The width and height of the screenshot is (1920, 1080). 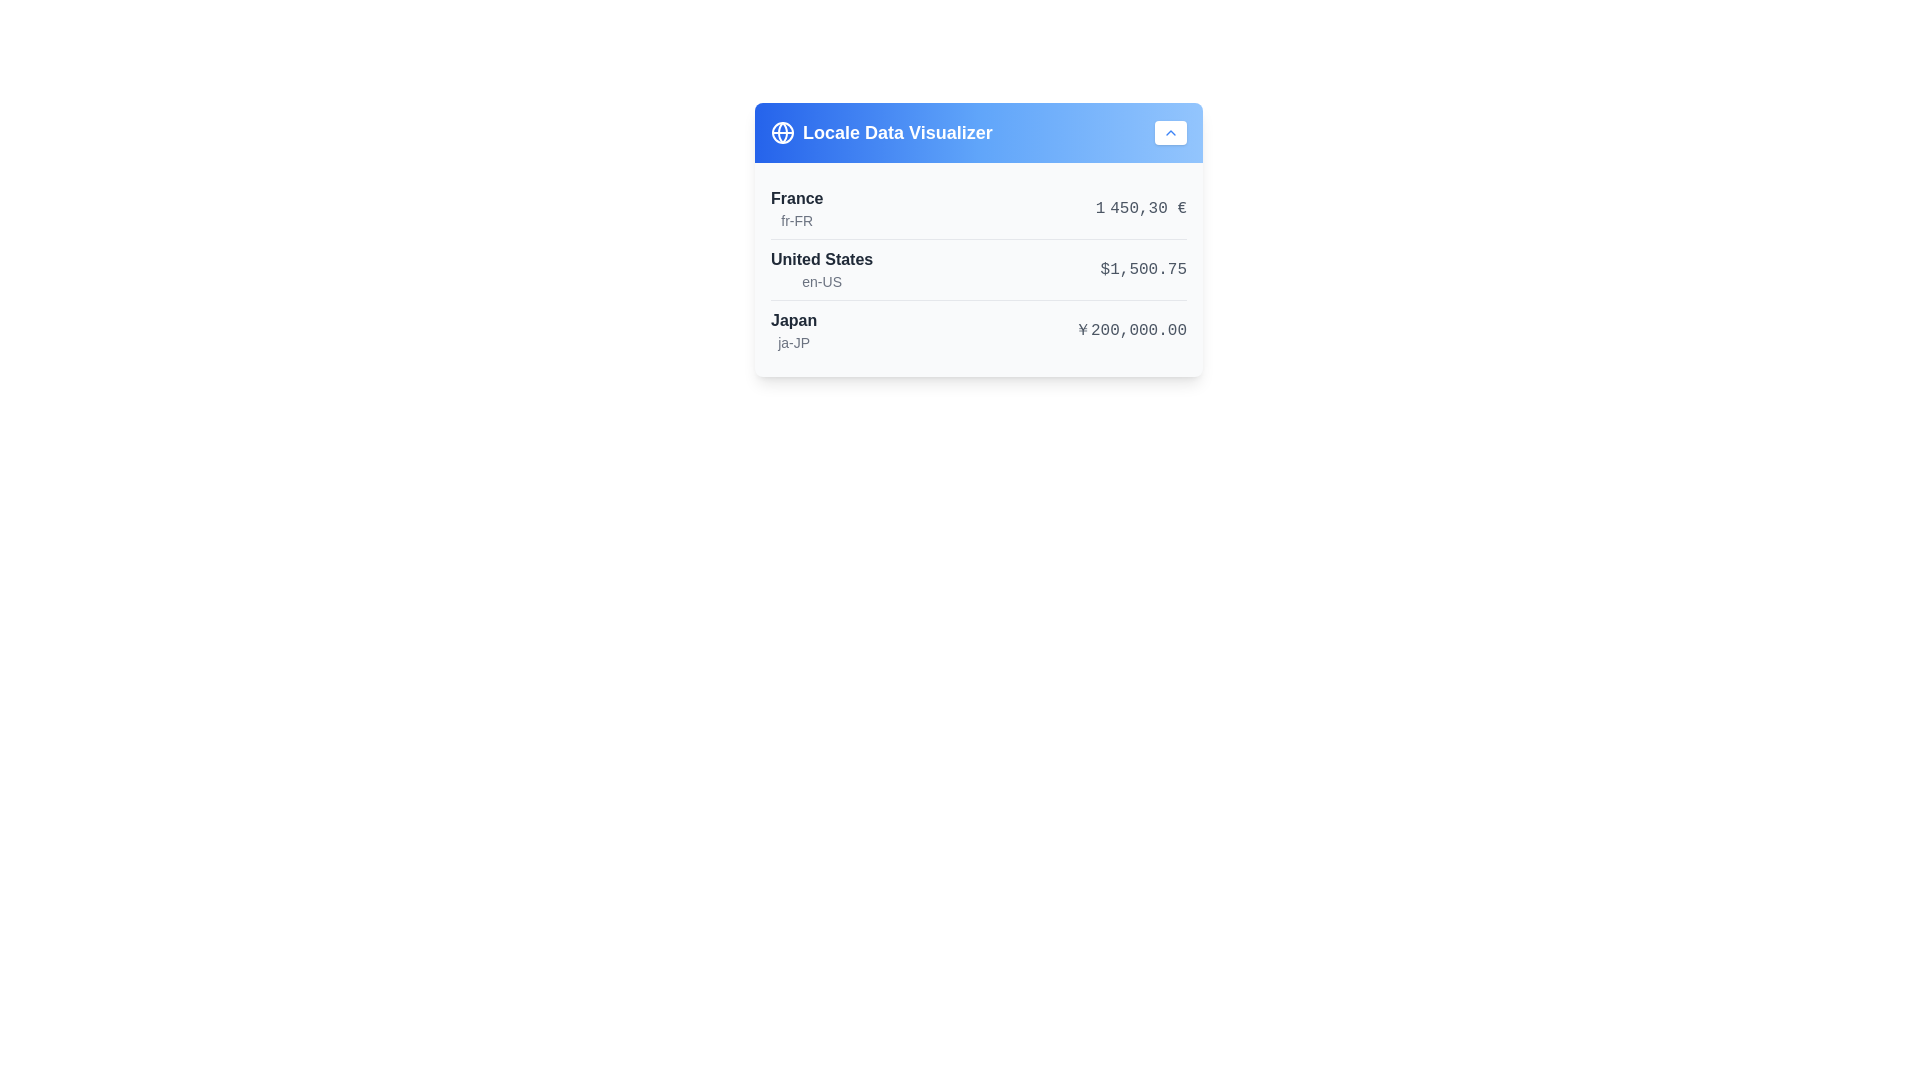 I want to click on the text label that serves as the title or heading for the interface, located centrally within the blue gradient header section, so click(x=896, y=132).